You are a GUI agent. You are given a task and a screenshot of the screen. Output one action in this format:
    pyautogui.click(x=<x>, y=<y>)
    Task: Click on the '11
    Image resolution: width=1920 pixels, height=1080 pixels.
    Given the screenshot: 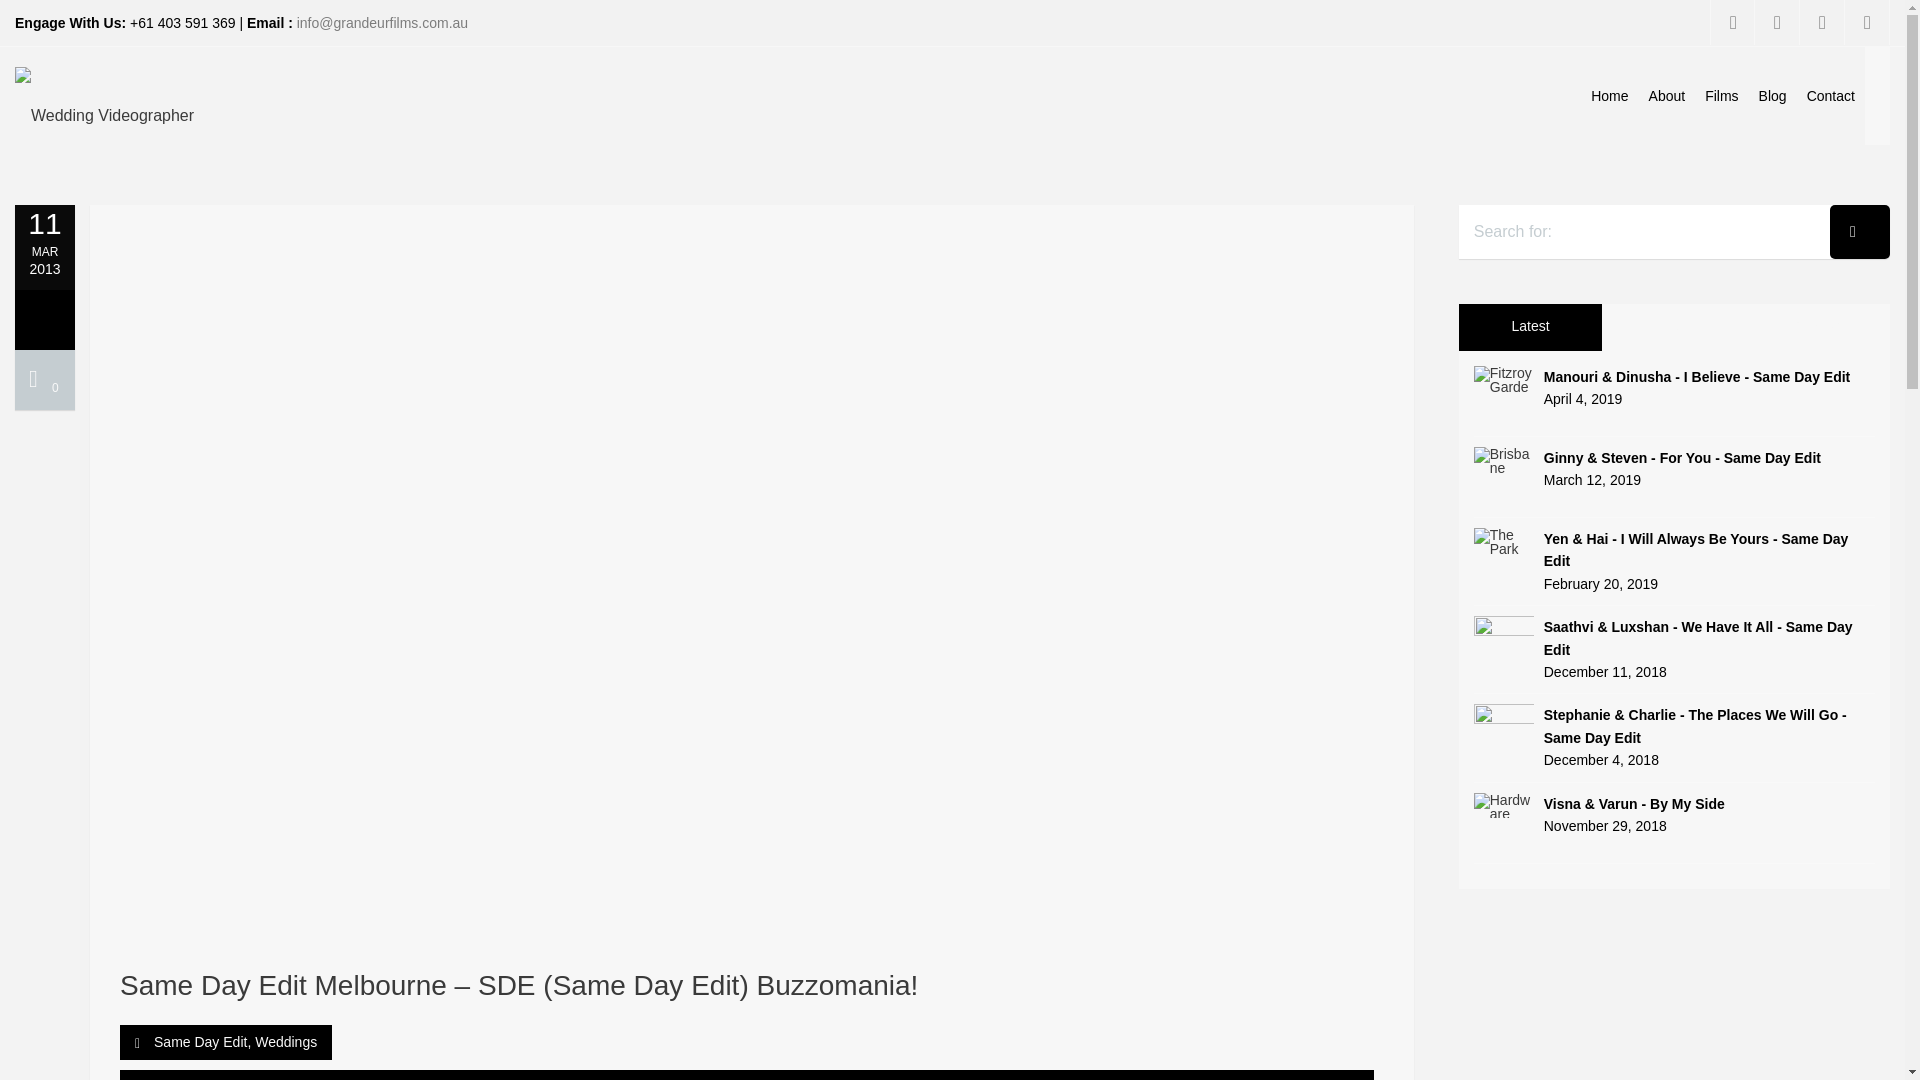 What is the action you would take?
    pyautogui.click(x=14, y=239)
    